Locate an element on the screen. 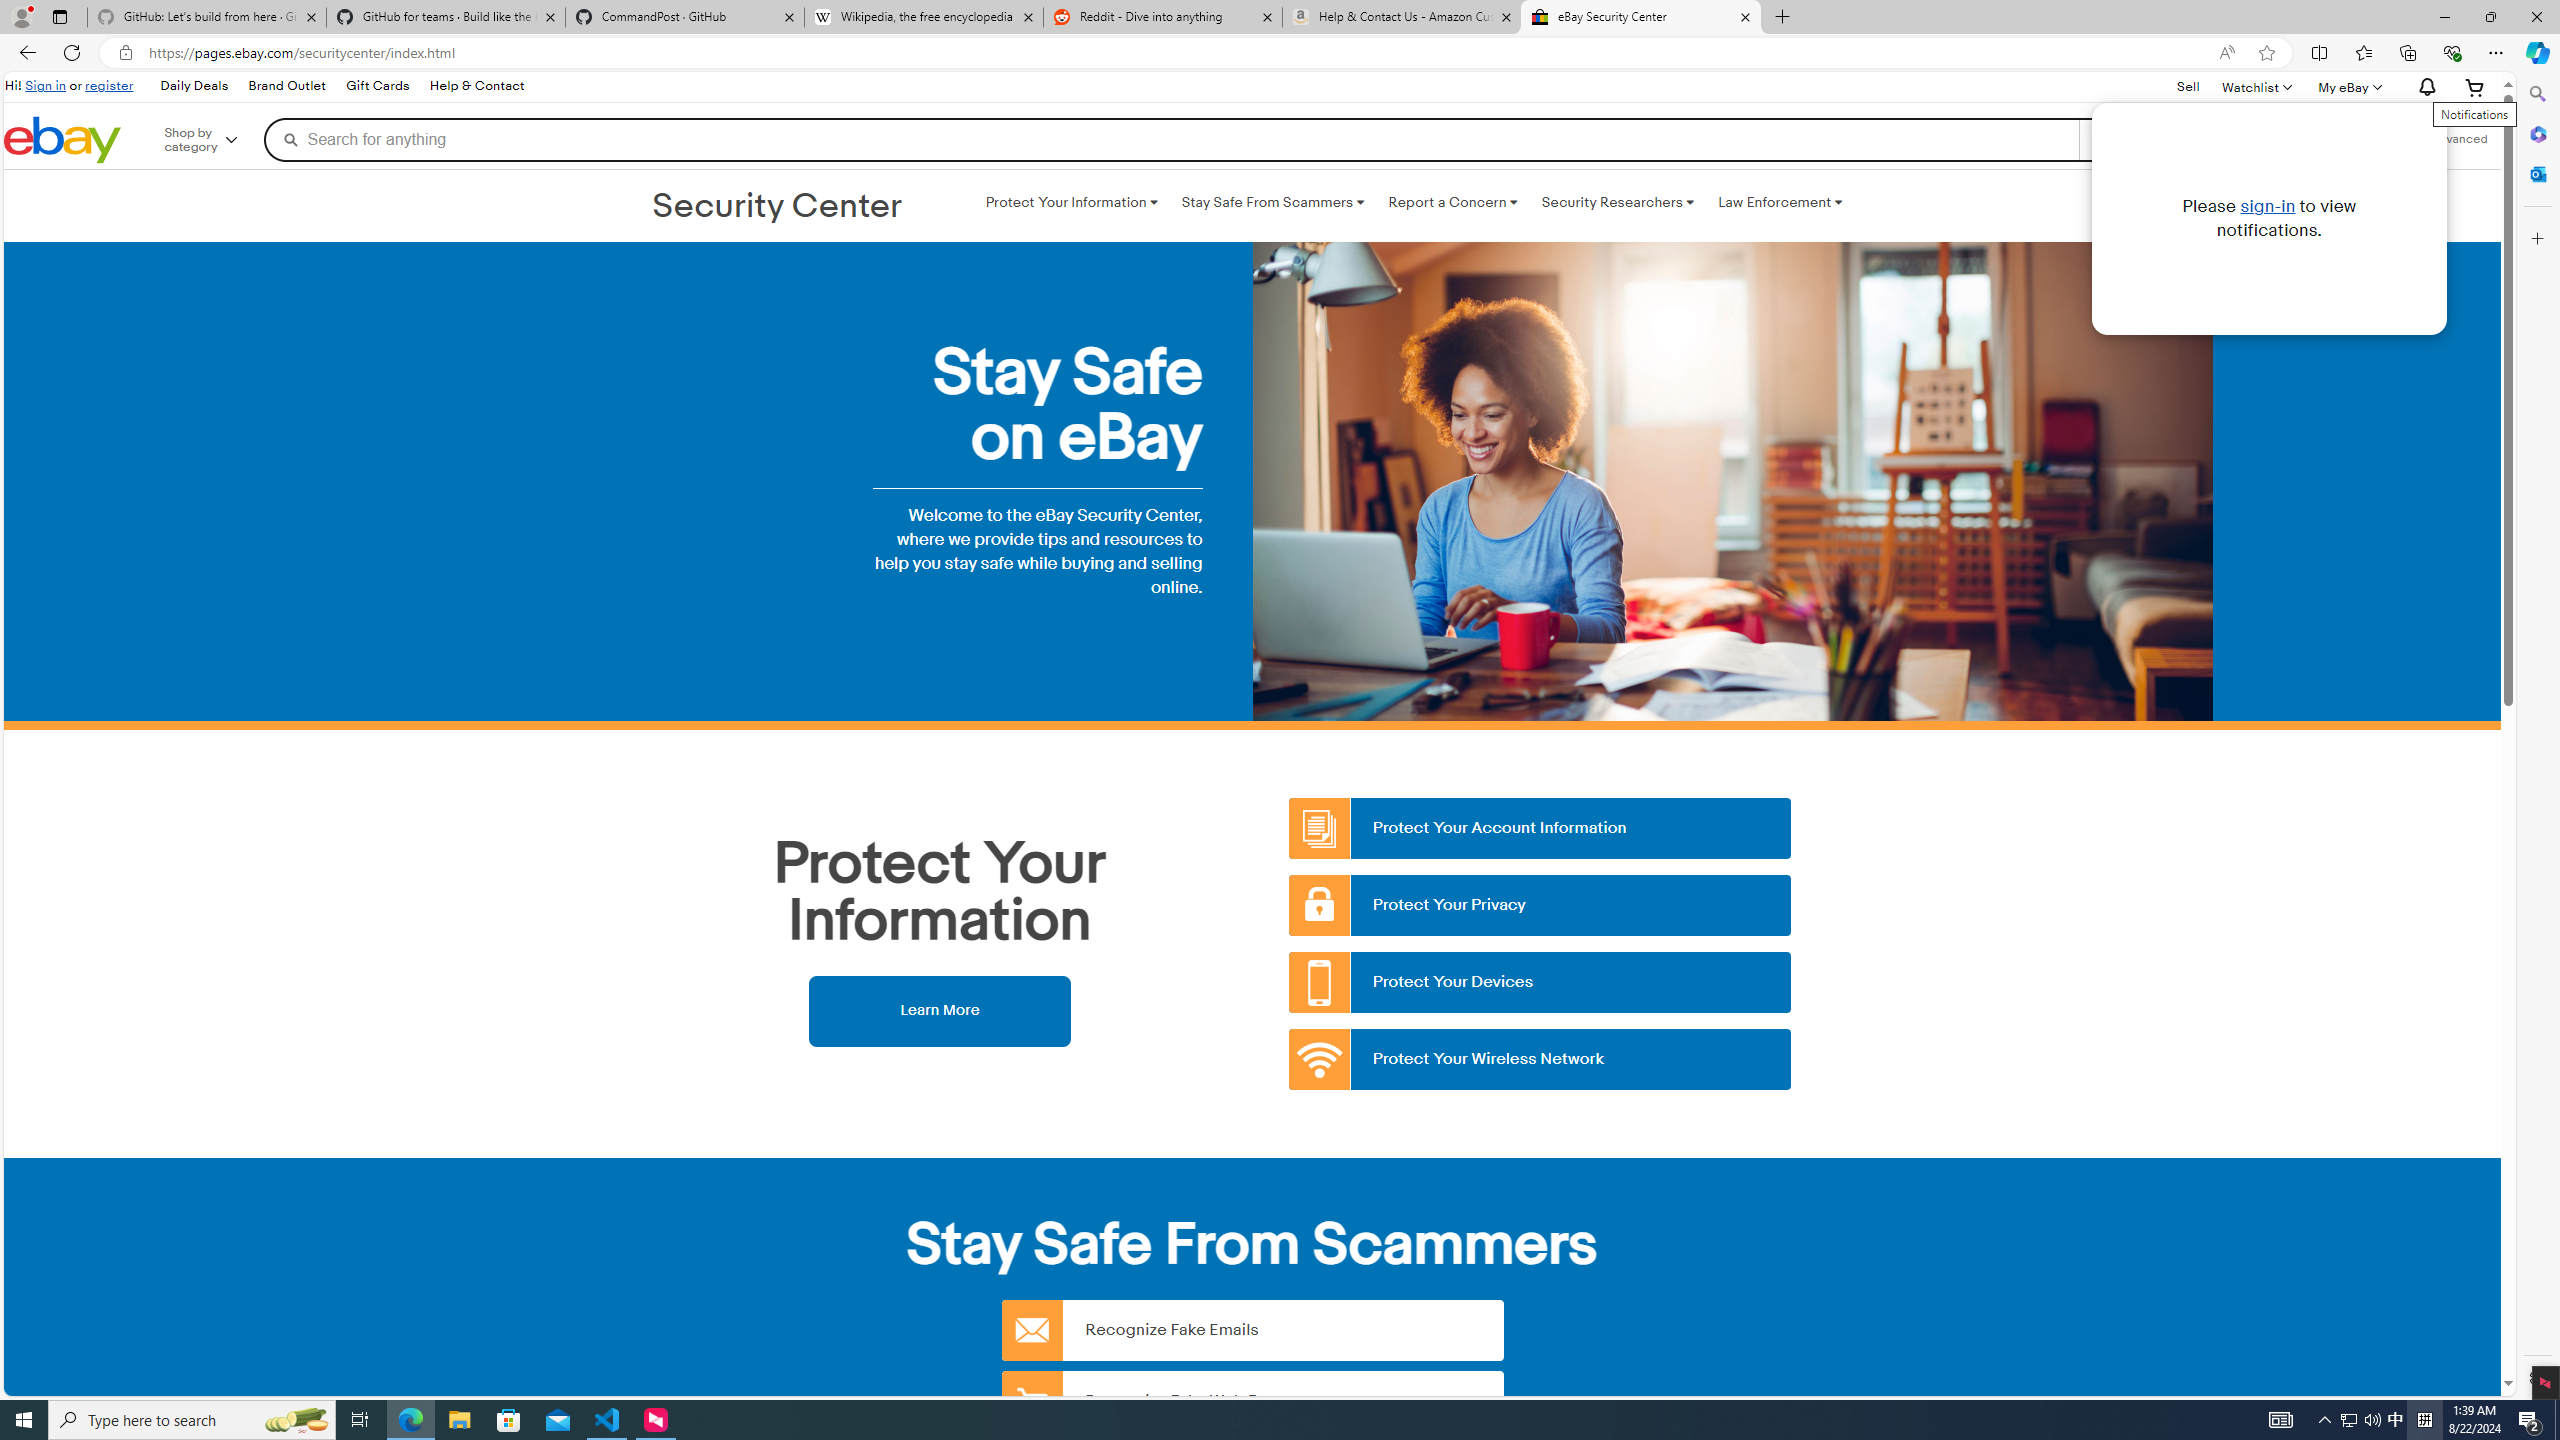  'Advanced Search' is located at coordinates (2458, 138).